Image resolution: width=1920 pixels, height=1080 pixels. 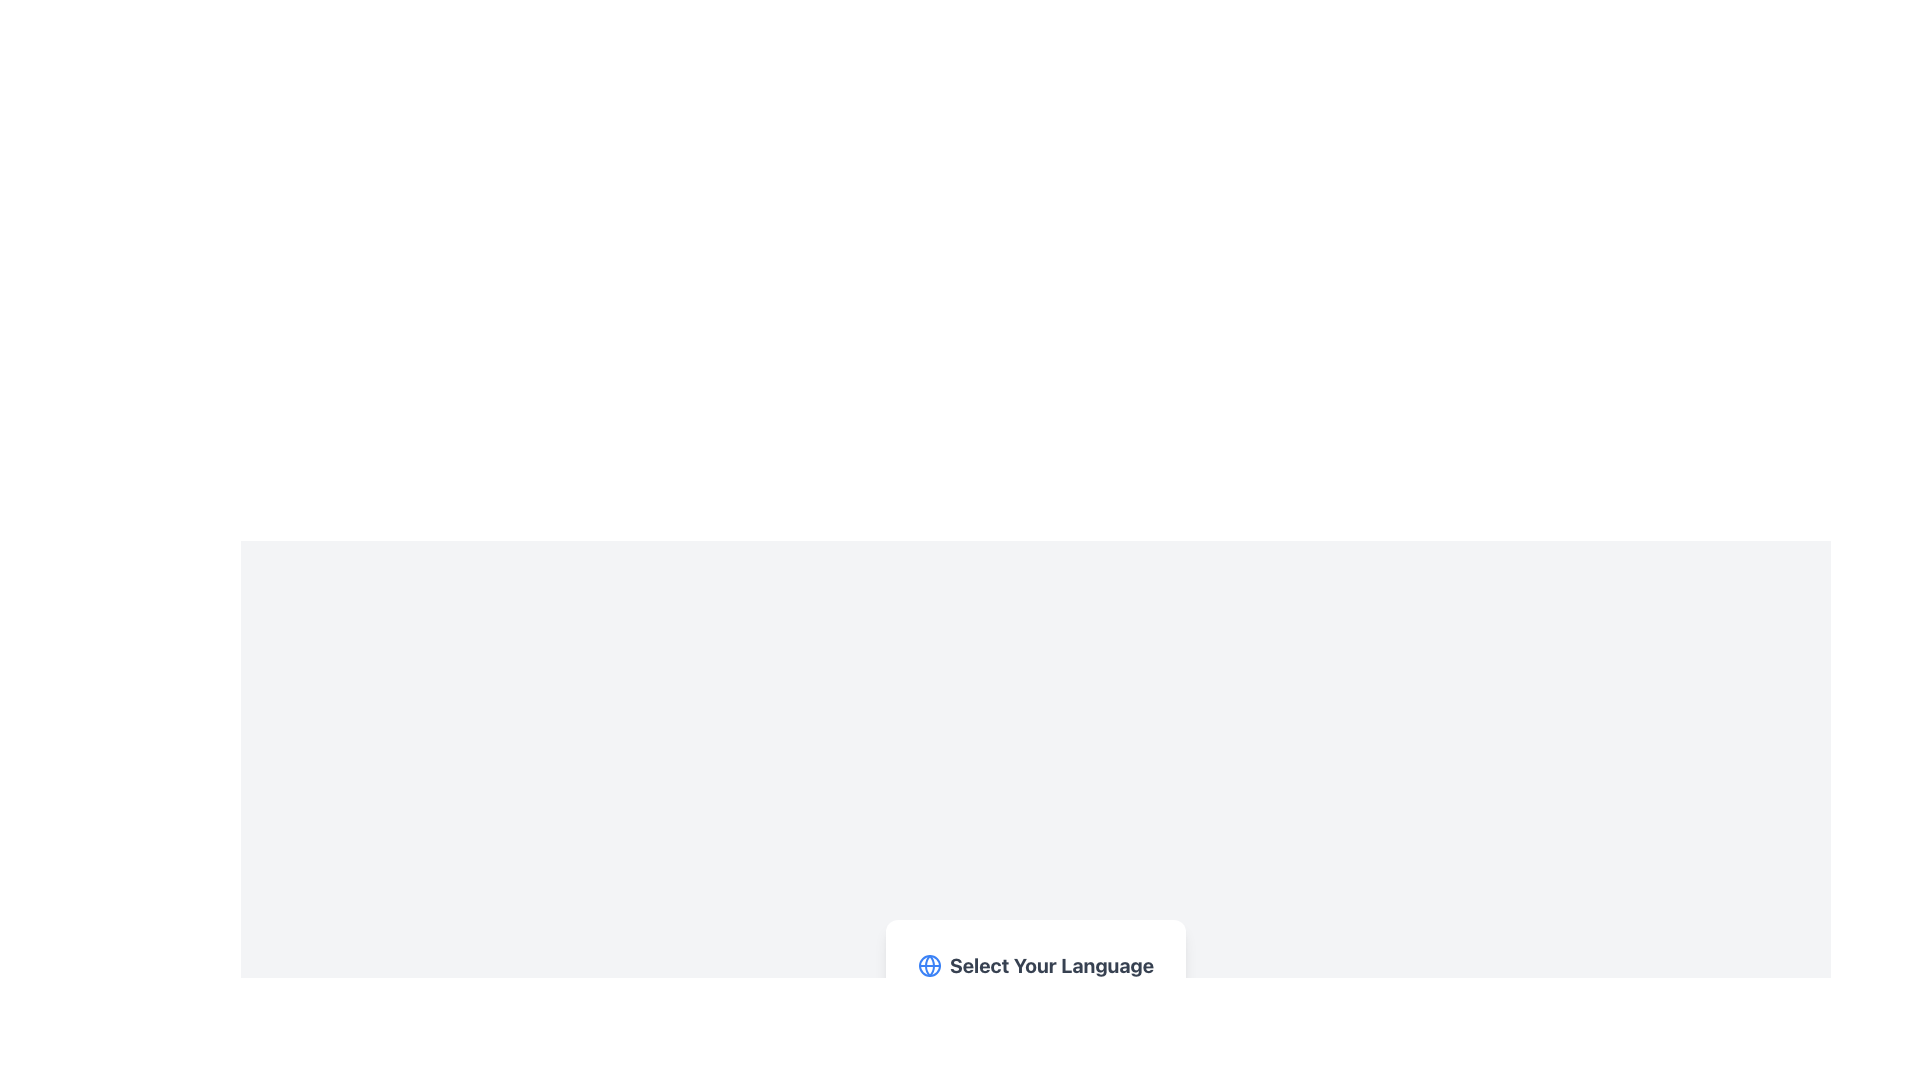 I want to click on the language icon located to the left of the 'Select Your Language' text, which represents global or language-related functionality, so click(x=928, y=964).